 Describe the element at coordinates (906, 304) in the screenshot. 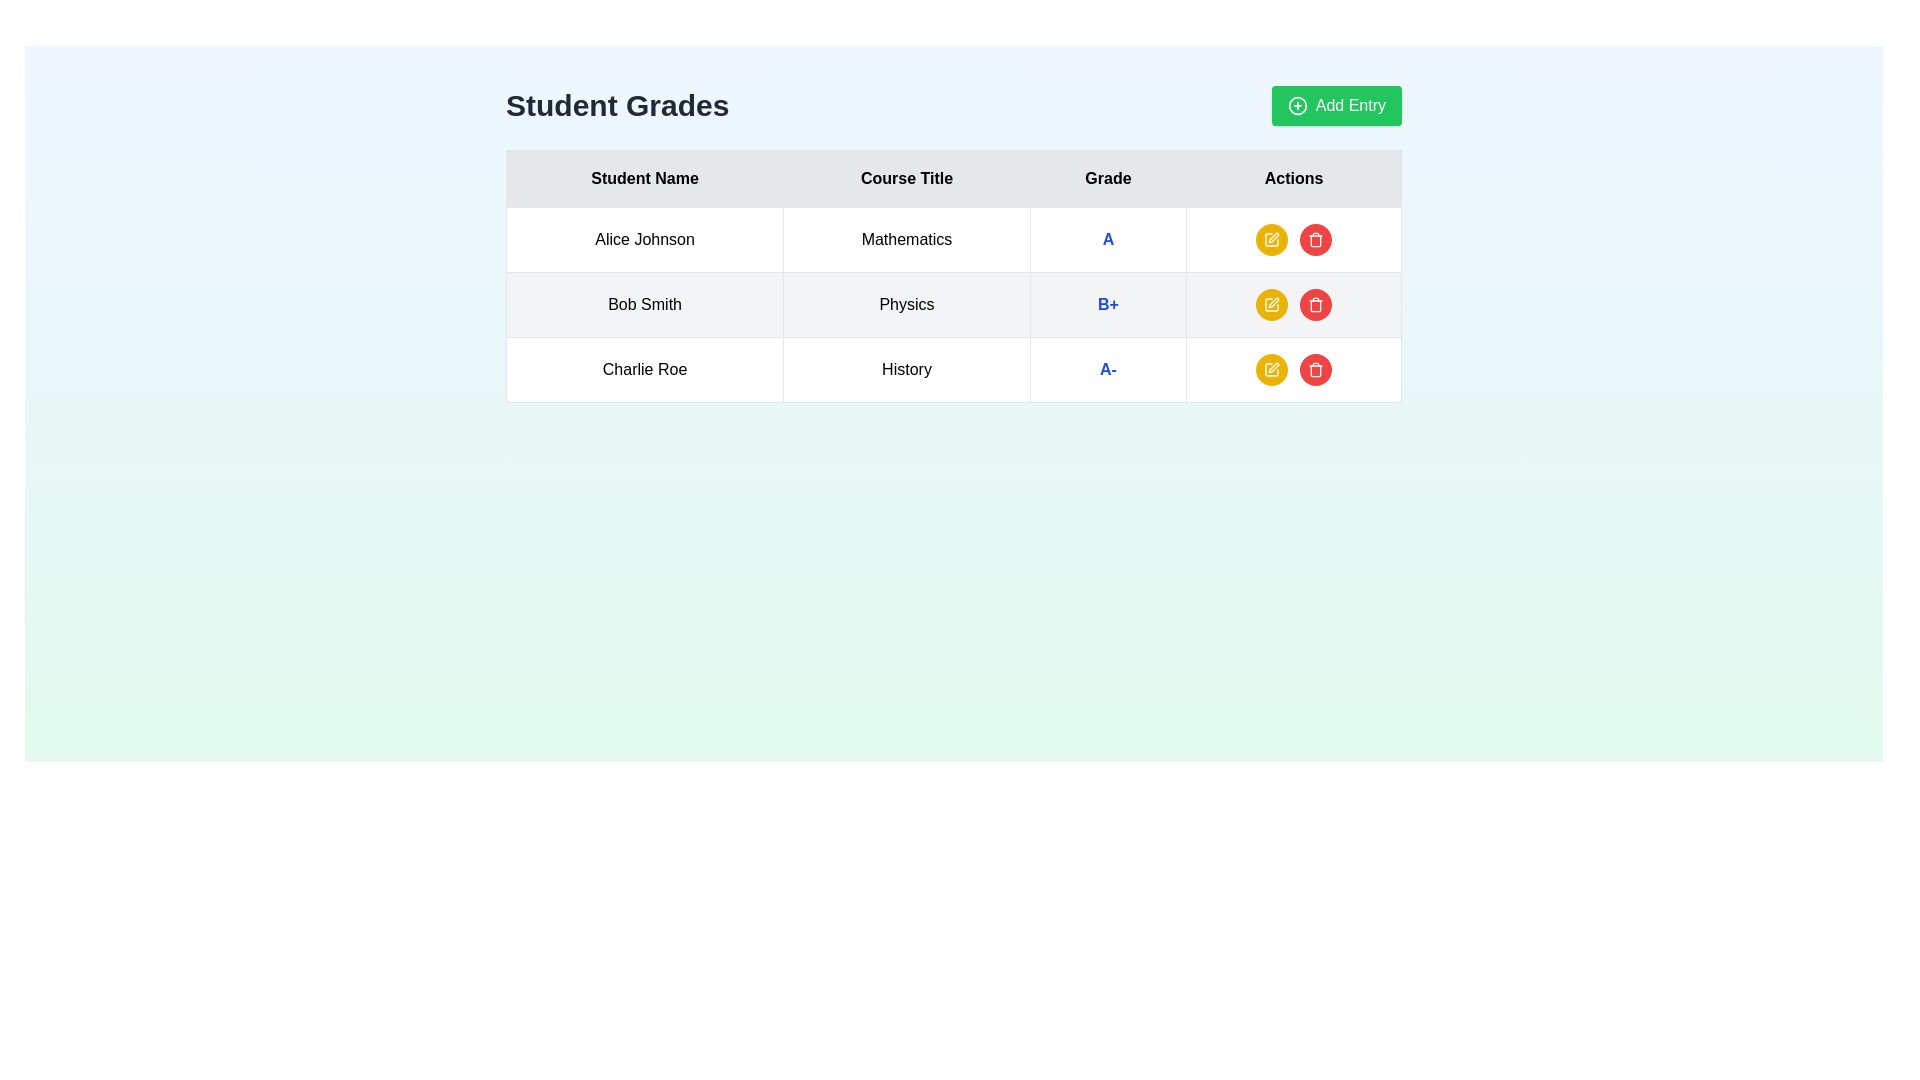

I see `the 'Course Title' text element in the 'Student Grades' table, located in the second row and second column, directly under the header and adjacent to 'Bob Smith'` at that location.